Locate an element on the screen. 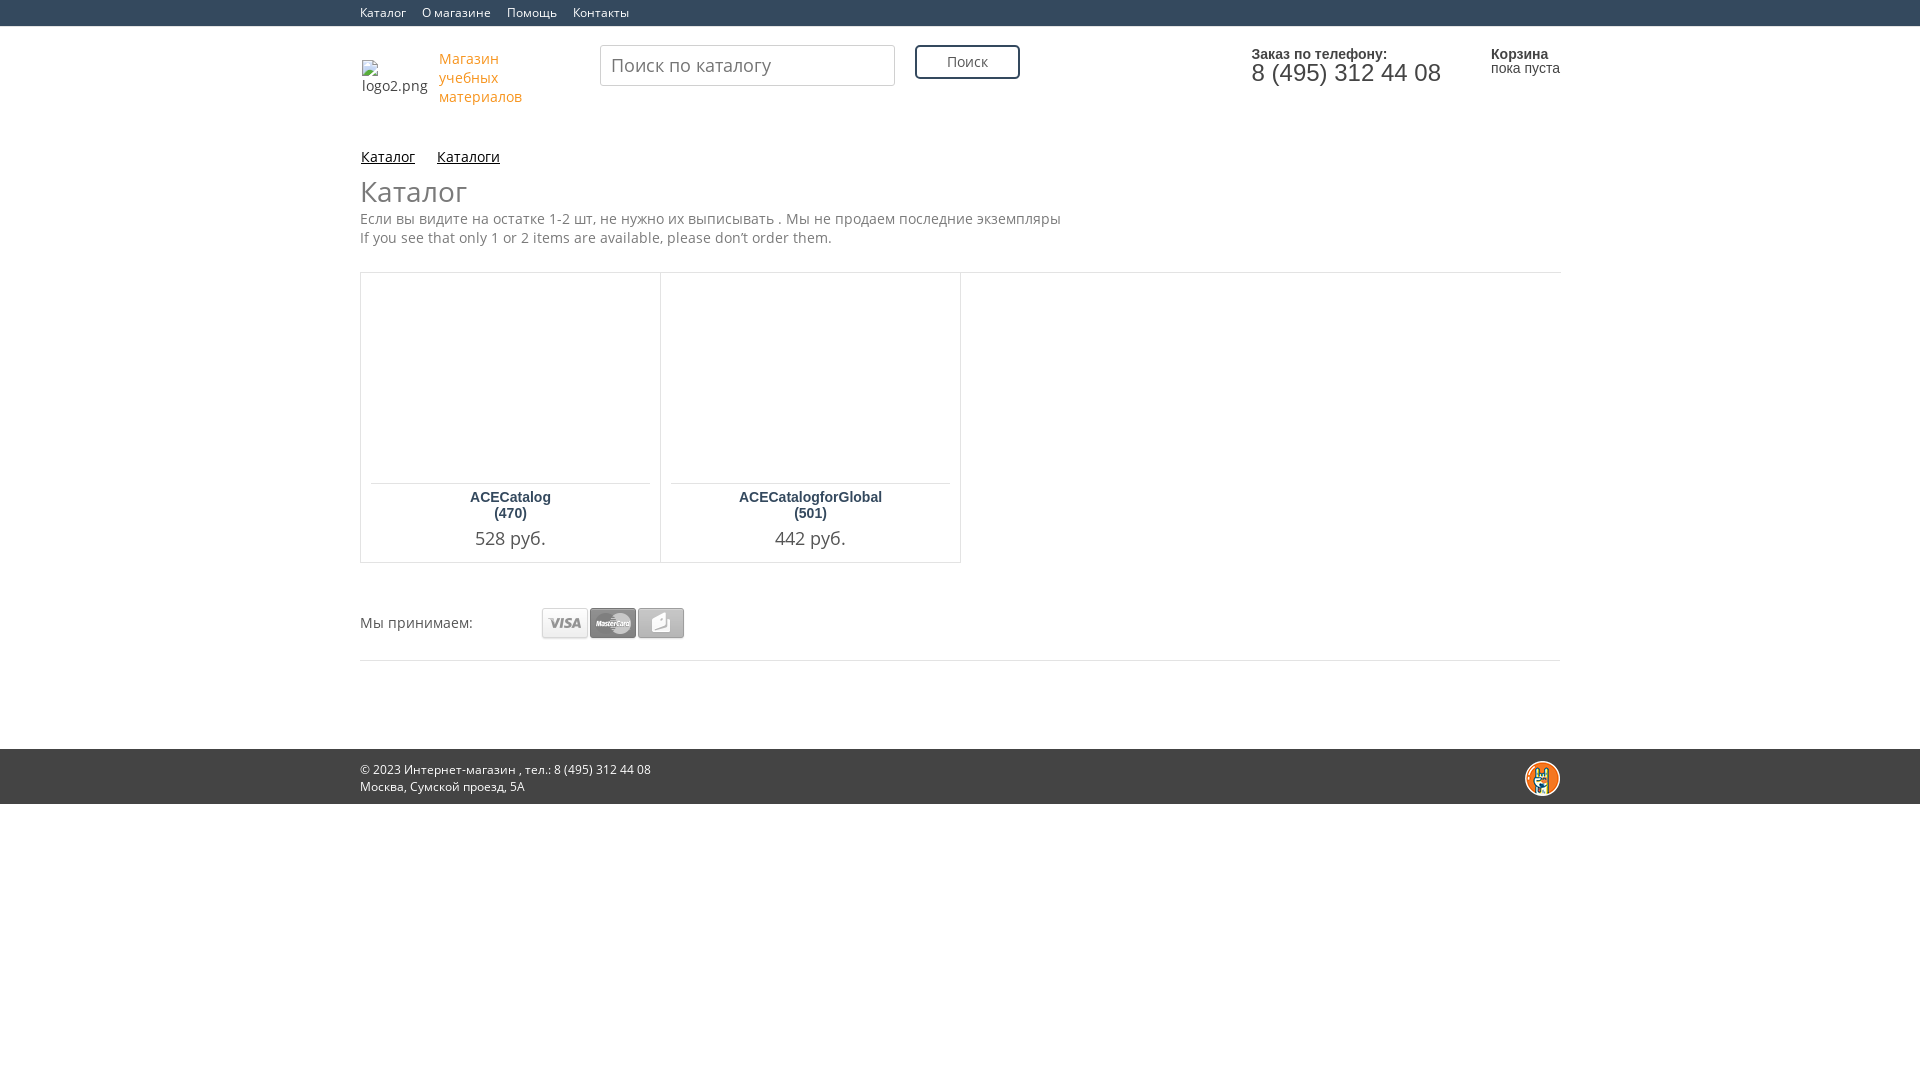 The width and height of the screenshot is (1920, 1080). 'ACECatalog is located at coordinates (510, 504).